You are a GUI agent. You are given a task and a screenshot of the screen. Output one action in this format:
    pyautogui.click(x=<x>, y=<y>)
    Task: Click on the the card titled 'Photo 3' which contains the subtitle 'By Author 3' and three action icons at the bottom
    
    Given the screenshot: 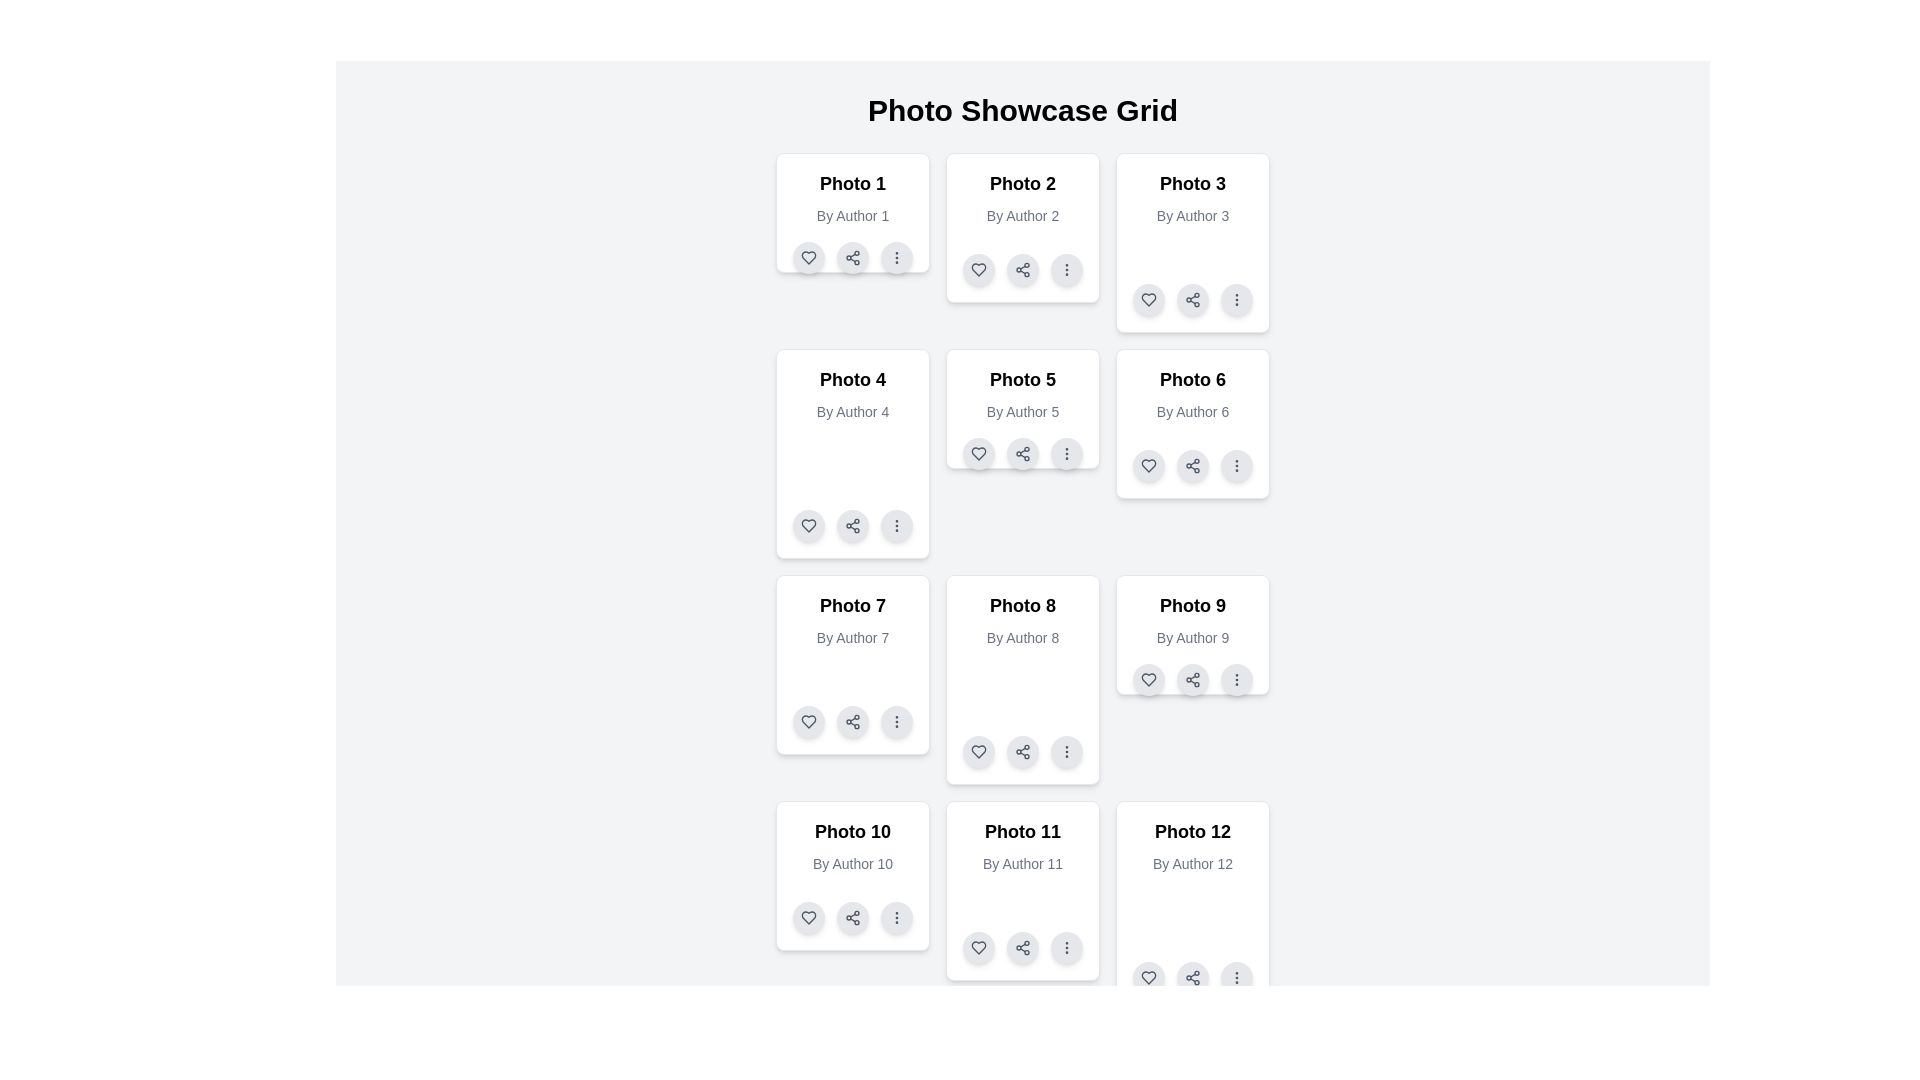 What is the action you would take?
    pyautogui.click(x=1193, y=242)
    